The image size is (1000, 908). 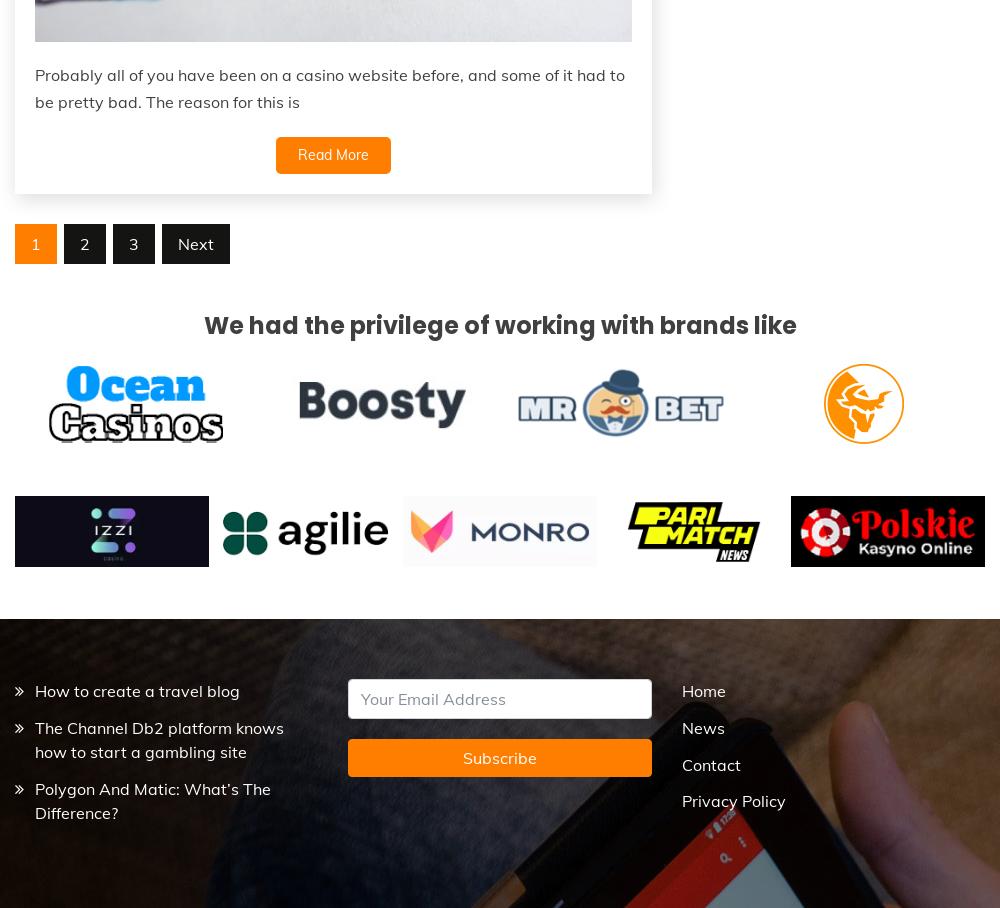 I want to click on 'Read More', so click(x=331, y=152).